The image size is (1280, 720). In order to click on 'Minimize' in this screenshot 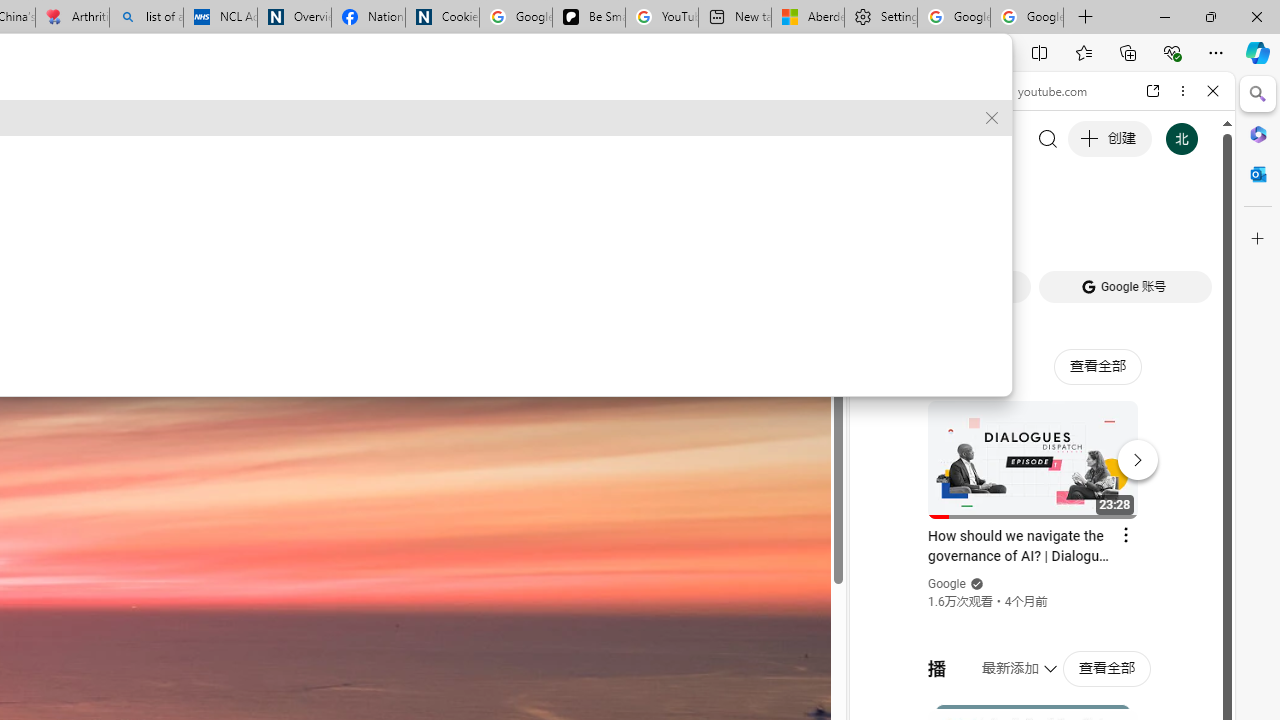, I will do `click(1164, 16)`.